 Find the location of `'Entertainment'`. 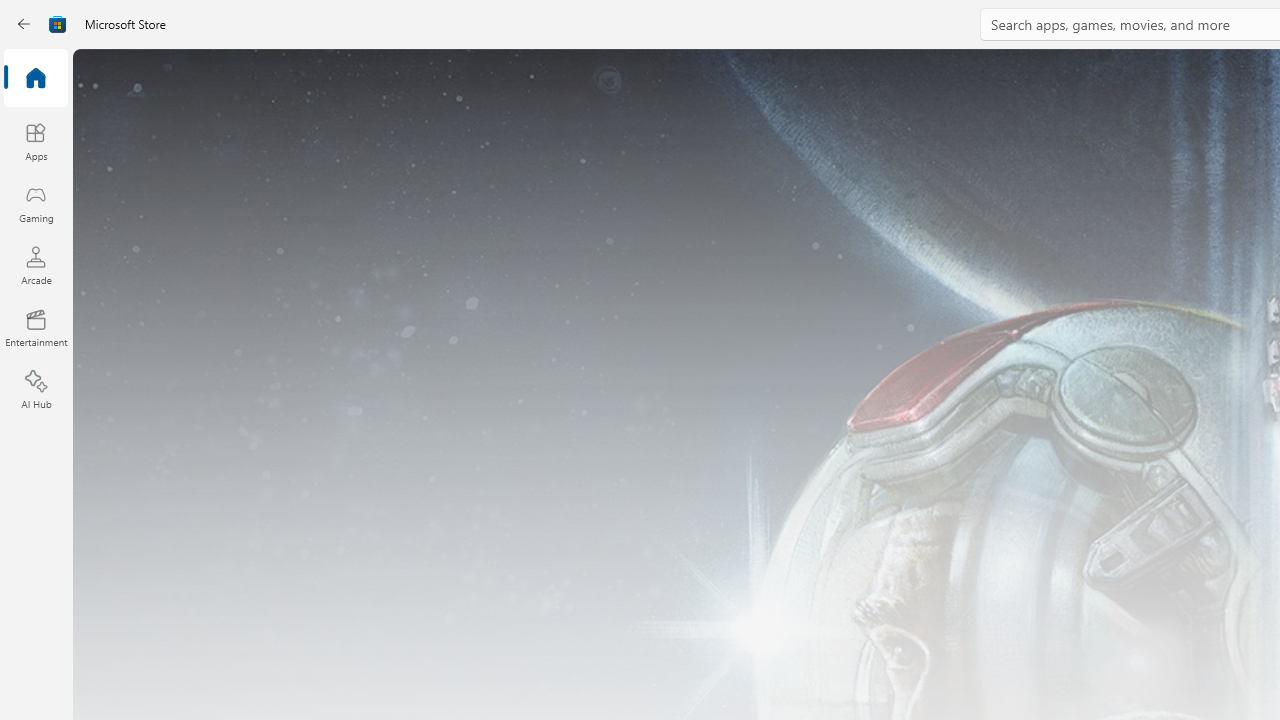

'Entertainment' is located at coordinates (35, 326).